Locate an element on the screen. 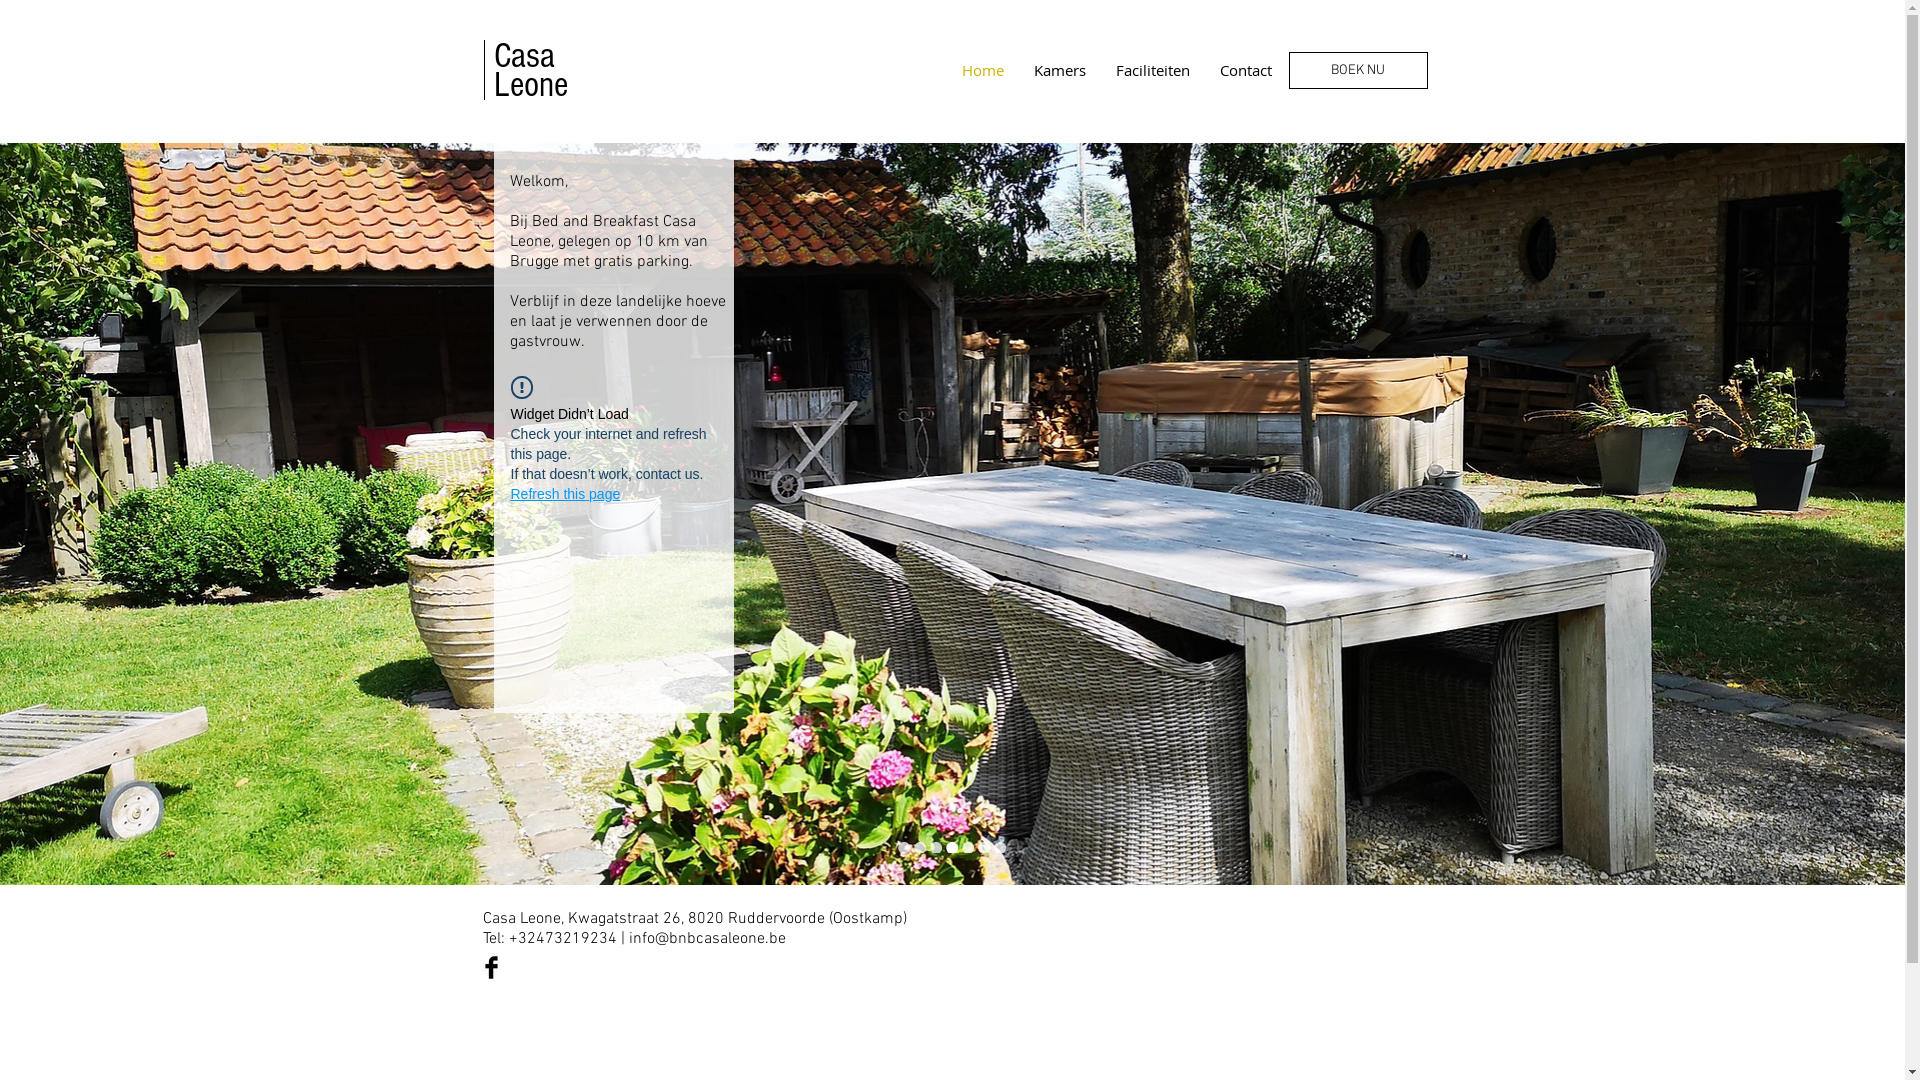  'Refresh this page' is located at coordinates (564, 493).